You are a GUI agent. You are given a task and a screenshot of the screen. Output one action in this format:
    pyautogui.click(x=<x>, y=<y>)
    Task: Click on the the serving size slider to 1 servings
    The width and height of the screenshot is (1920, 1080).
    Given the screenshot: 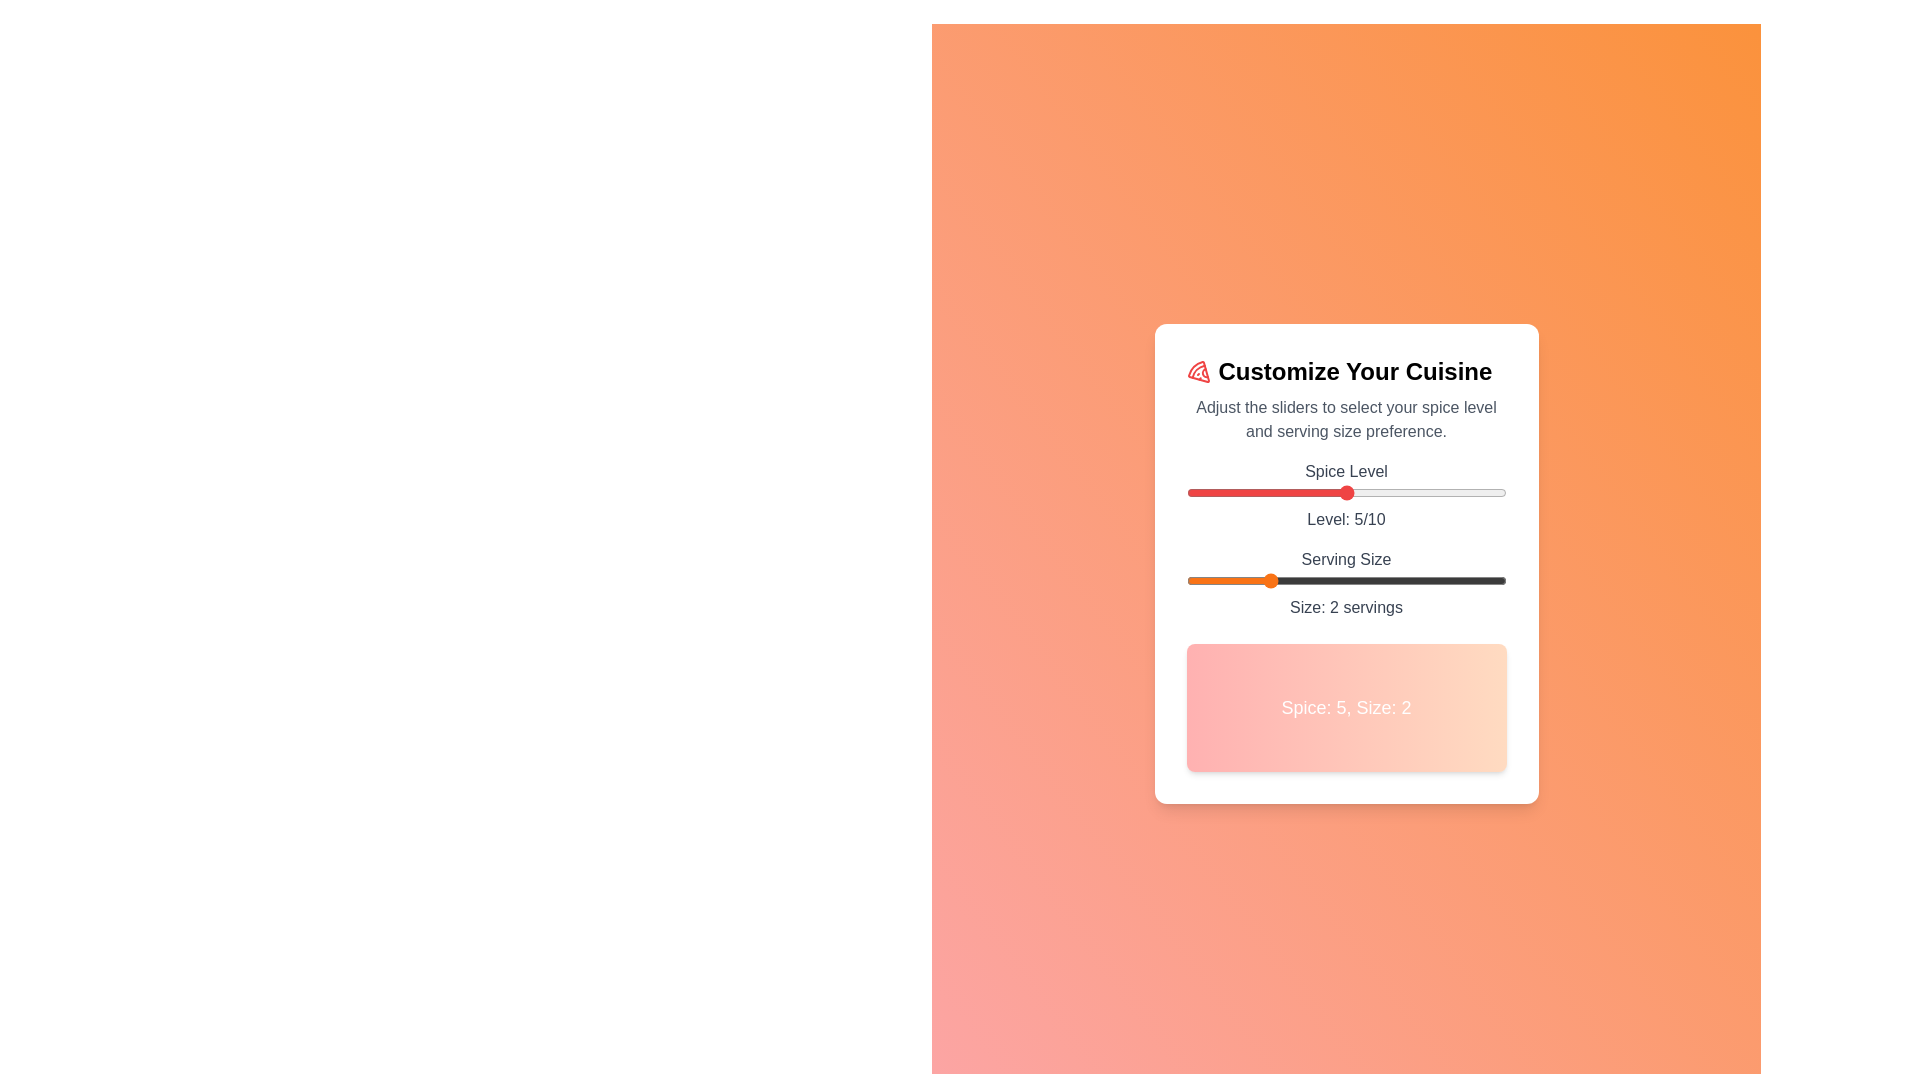 What is the action you would take?
    pyautogui.click(x=1186, y=581)
    